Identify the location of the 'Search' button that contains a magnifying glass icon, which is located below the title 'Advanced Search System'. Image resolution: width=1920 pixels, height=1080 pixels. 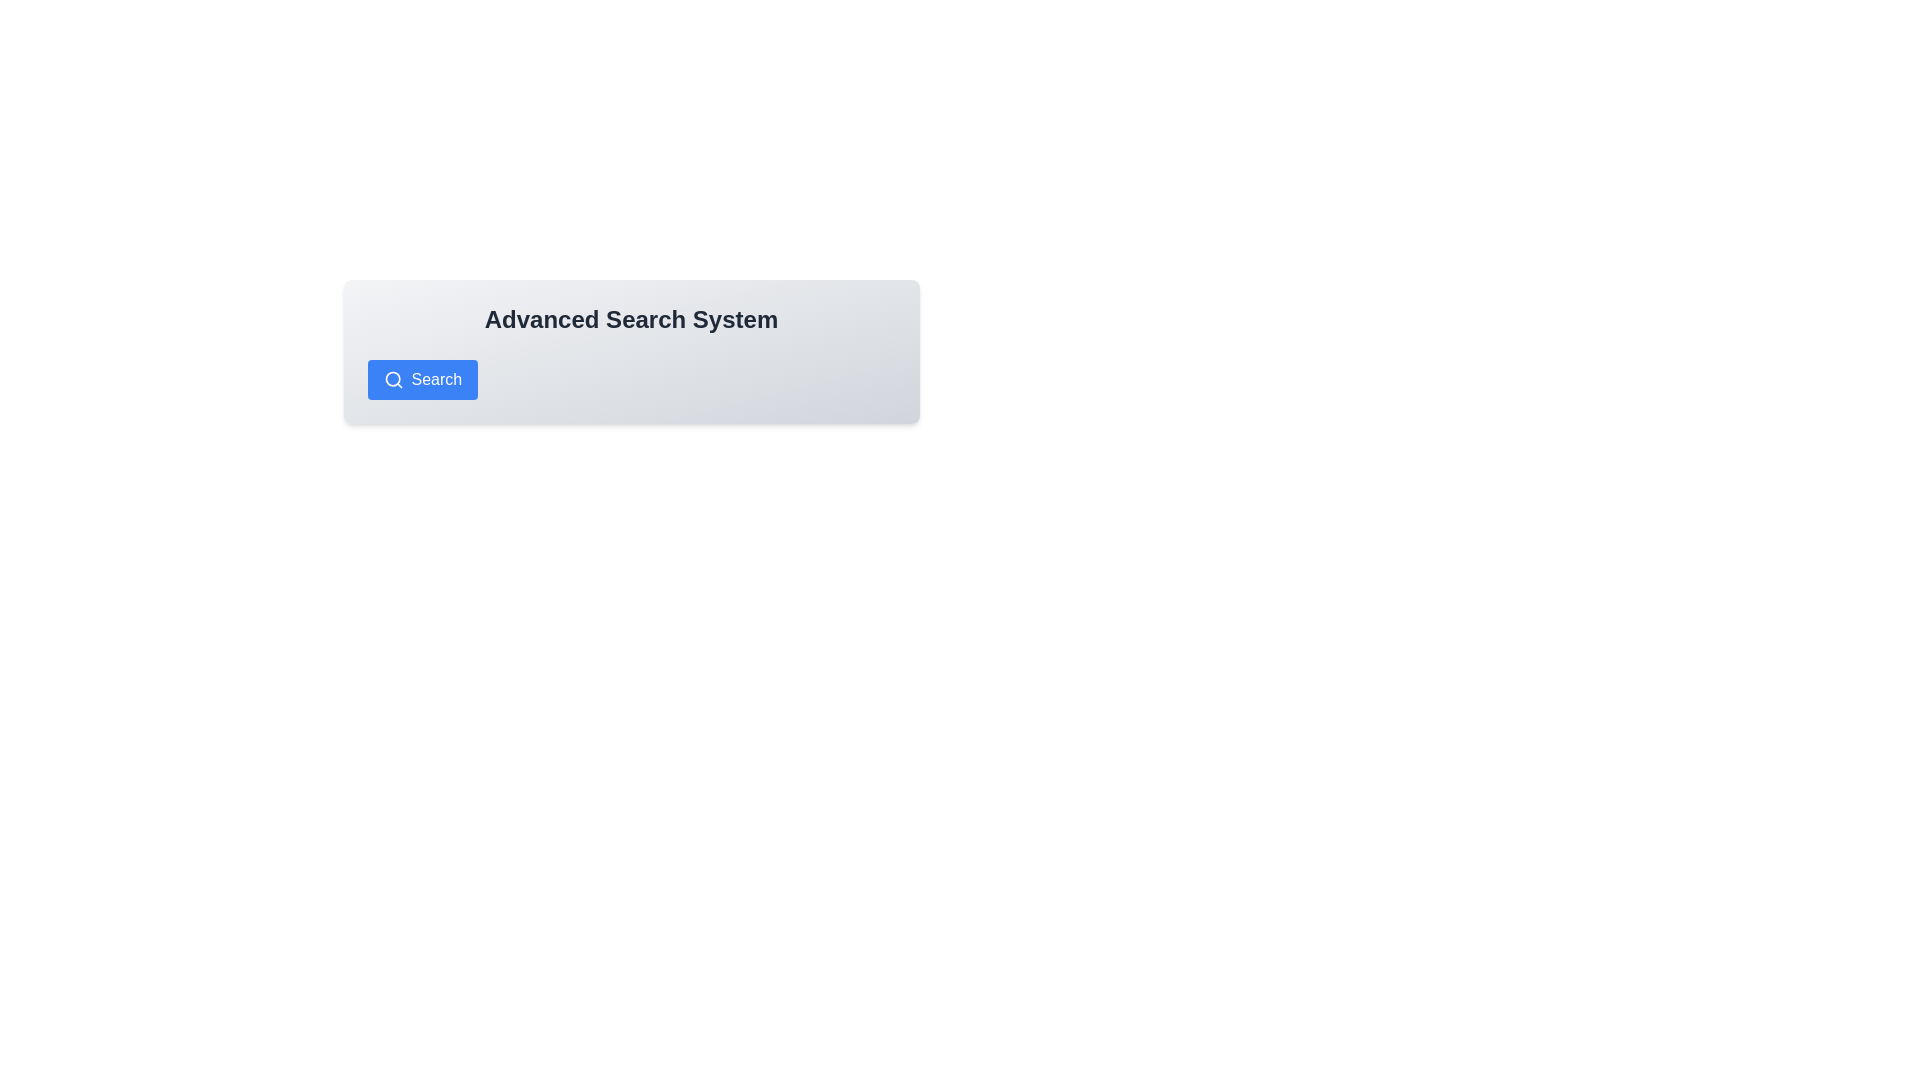
(393, 380).